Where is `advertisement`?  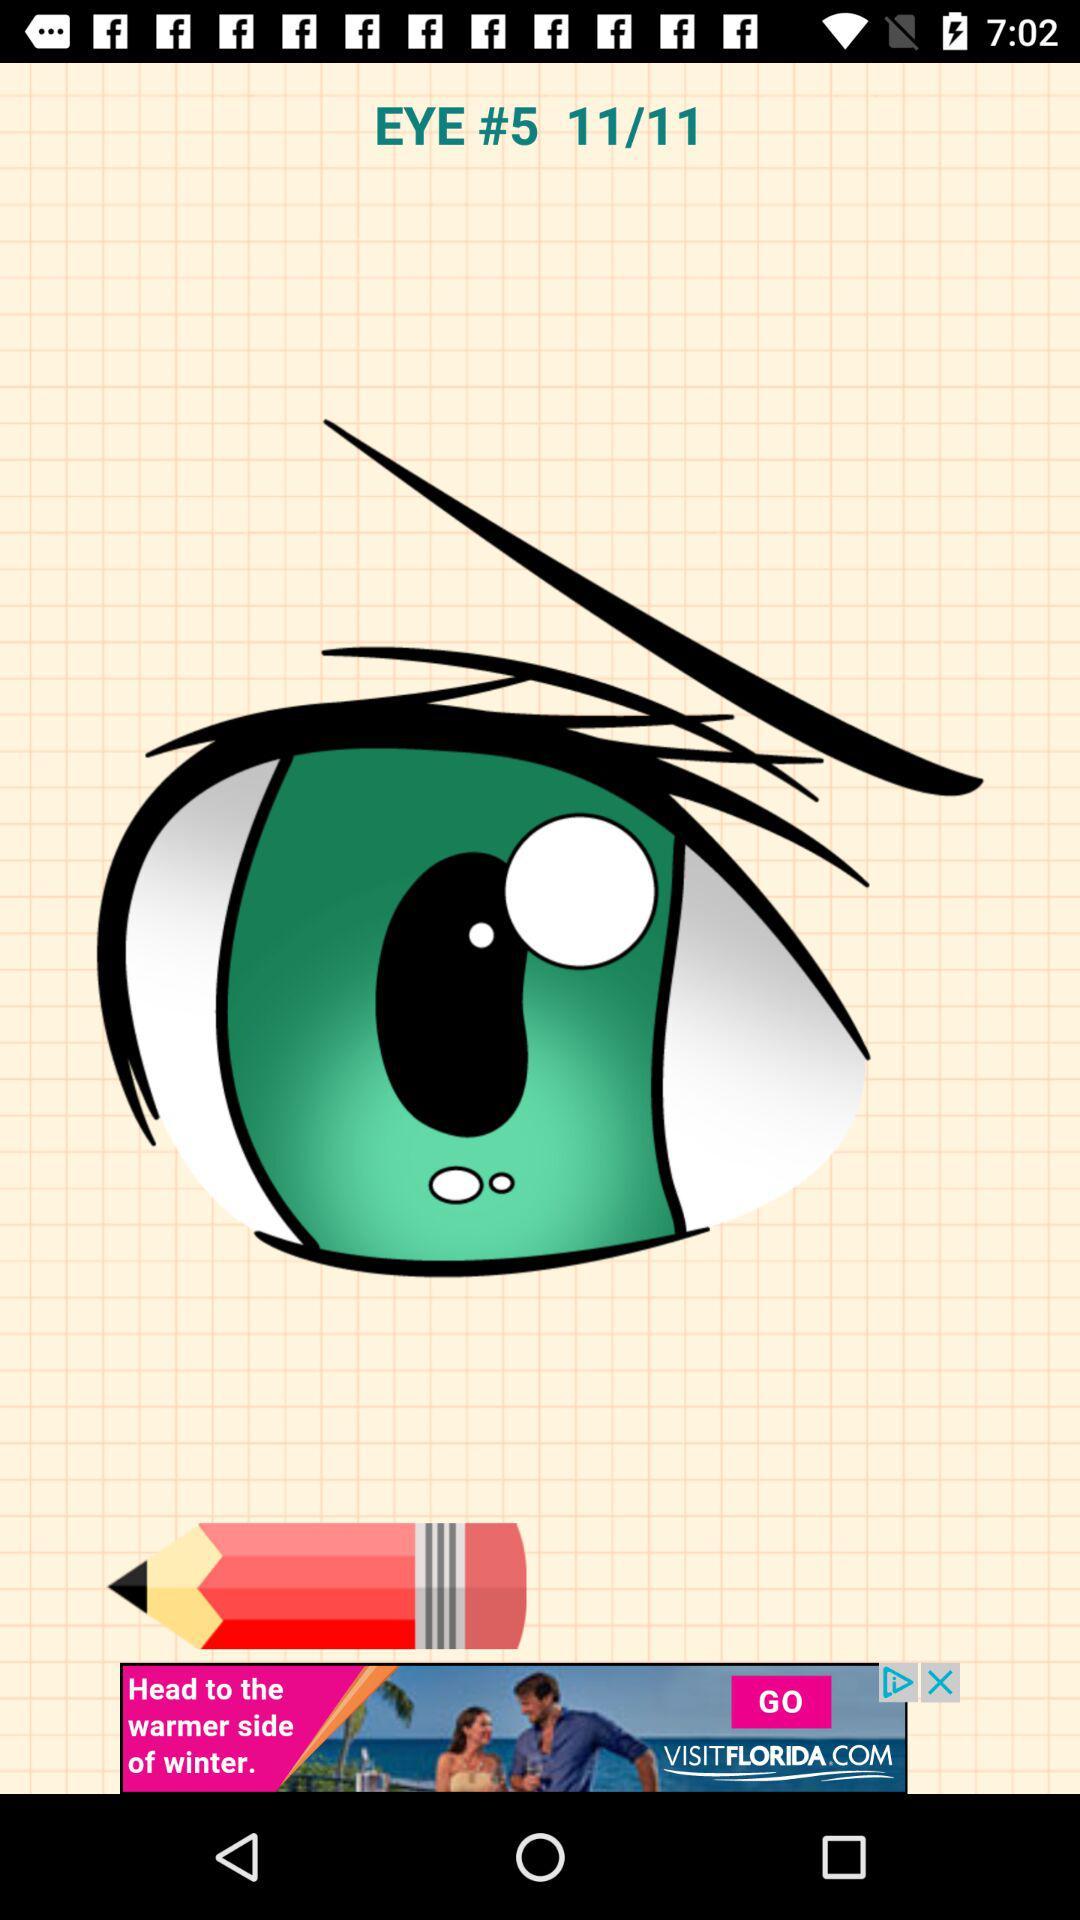 advertisement is located at coordinates (540, 1727).